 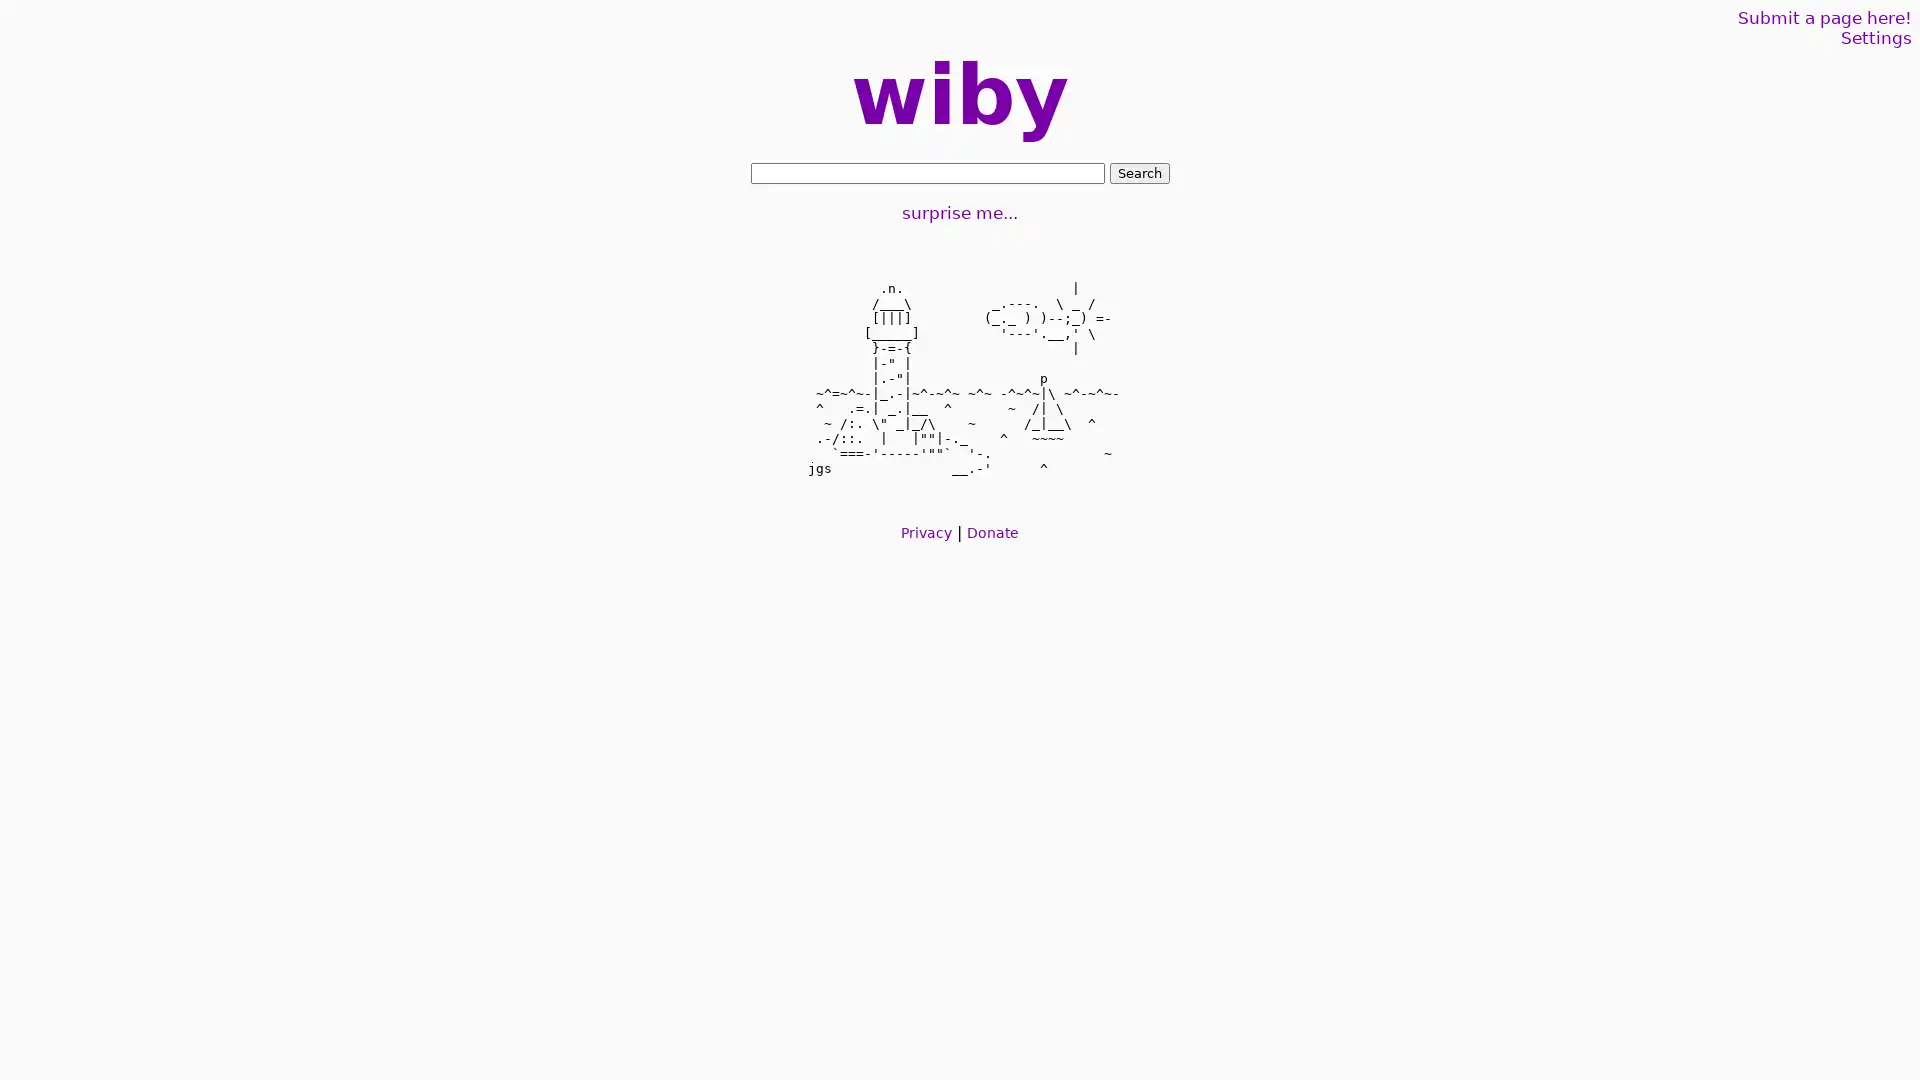 What do you see at coordinates (1138, 172) in the screenshot?
I see `Search` at bounding box center [1138, 172].